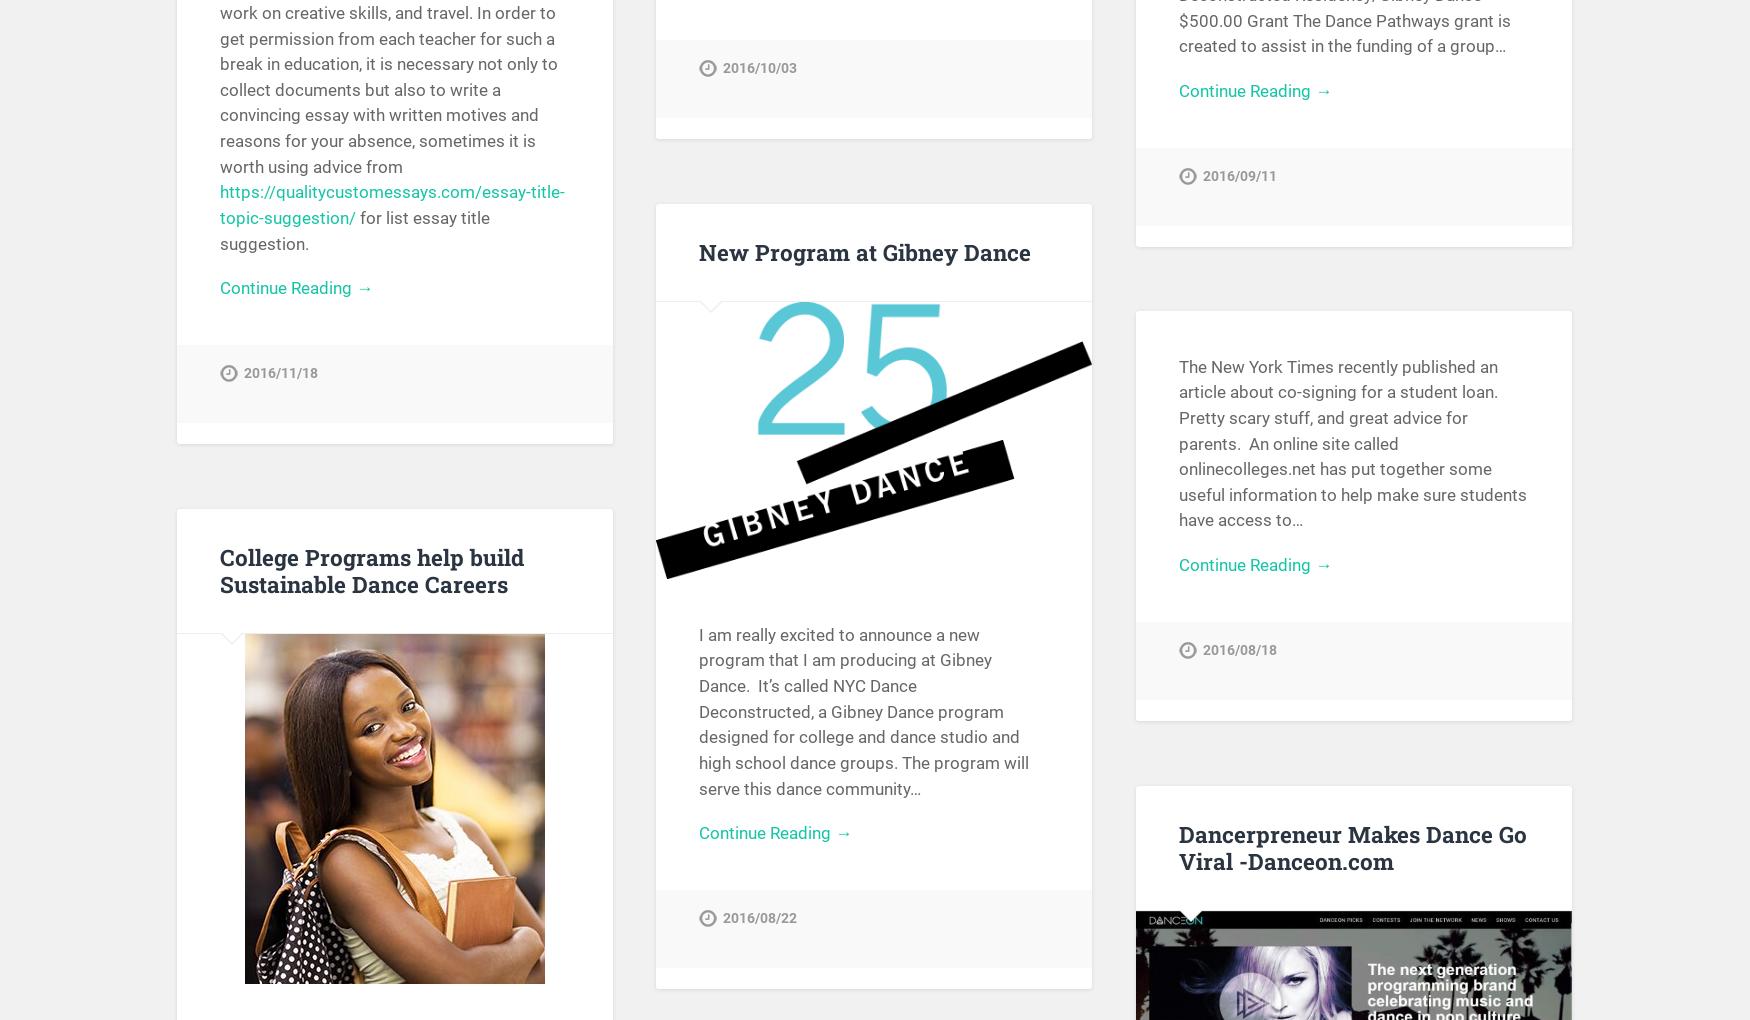 This screenshot has width=1750, height=1020. I want to click on '2016/08/22', so click(759, 918).